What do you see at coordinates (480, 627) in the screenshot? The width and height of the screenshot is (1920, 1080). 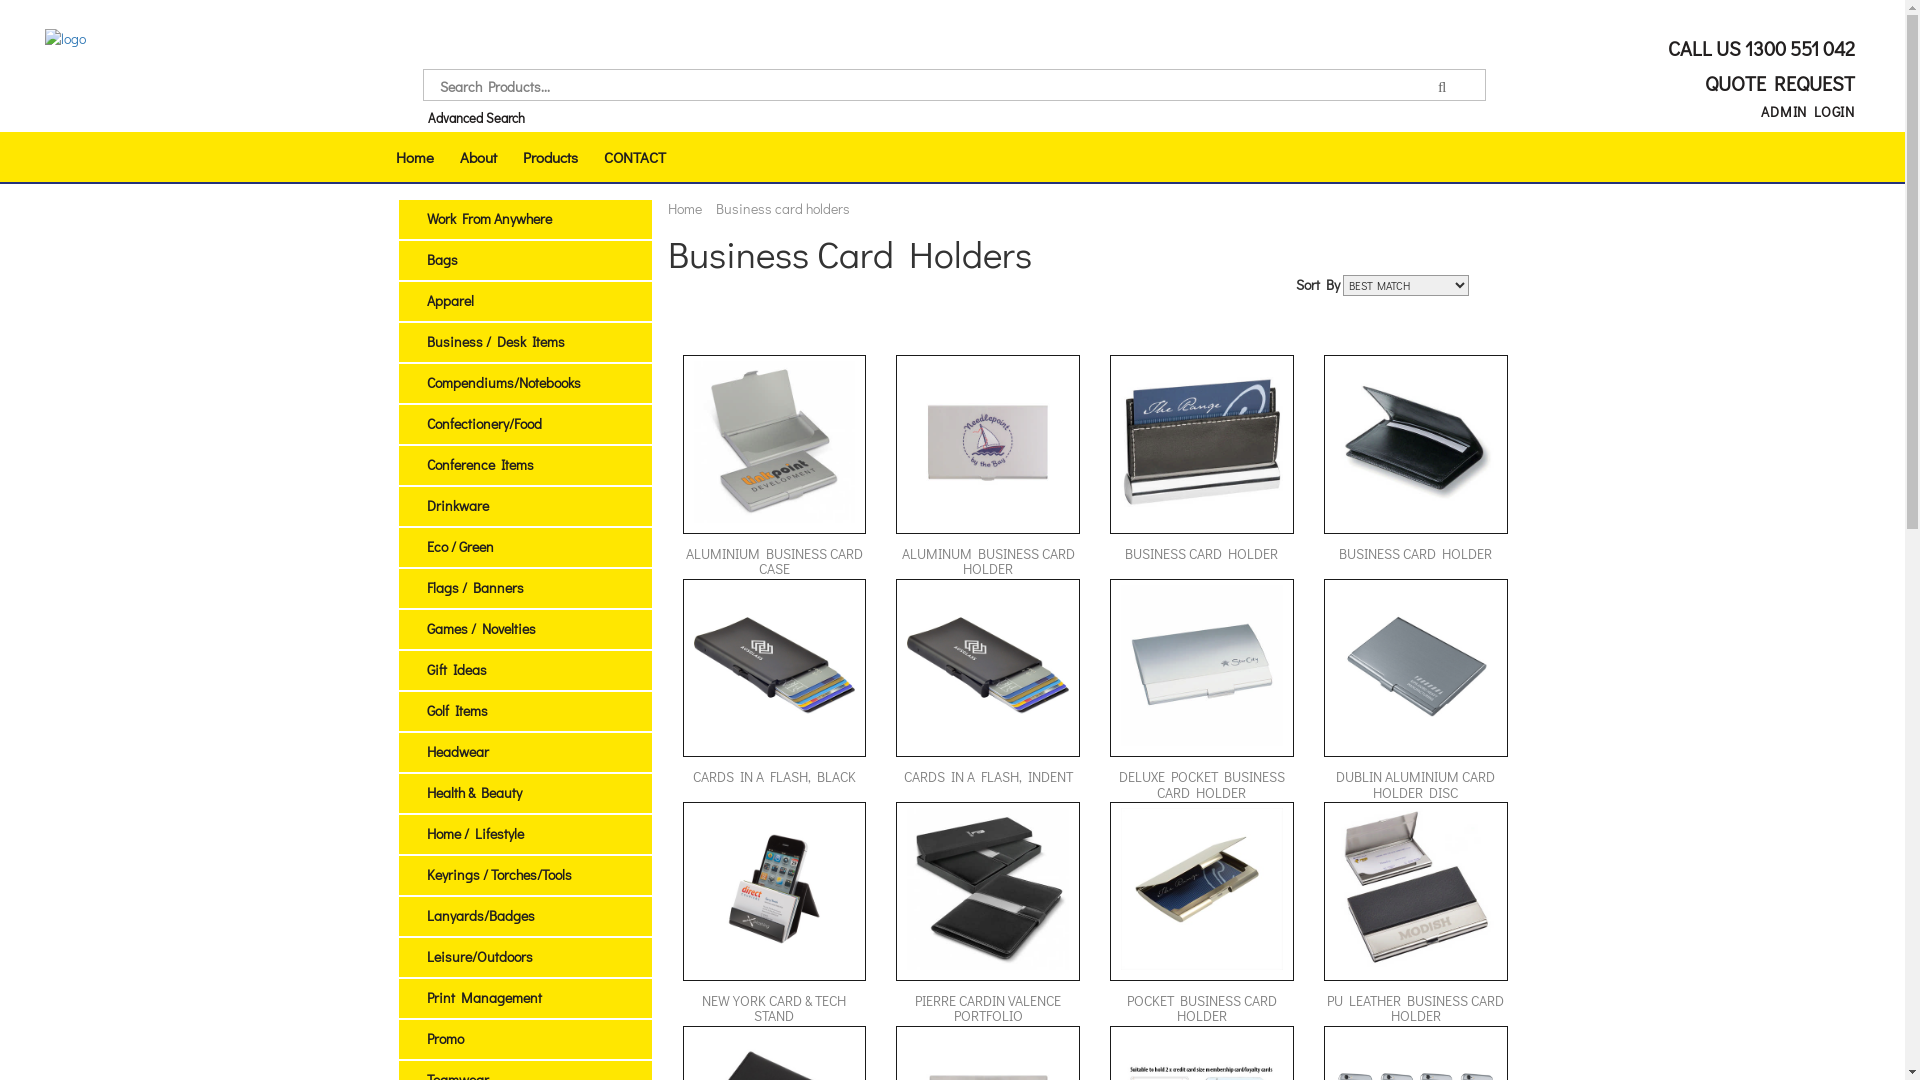 I see `'Games / Novelties'` at bounding box center [480, 627].